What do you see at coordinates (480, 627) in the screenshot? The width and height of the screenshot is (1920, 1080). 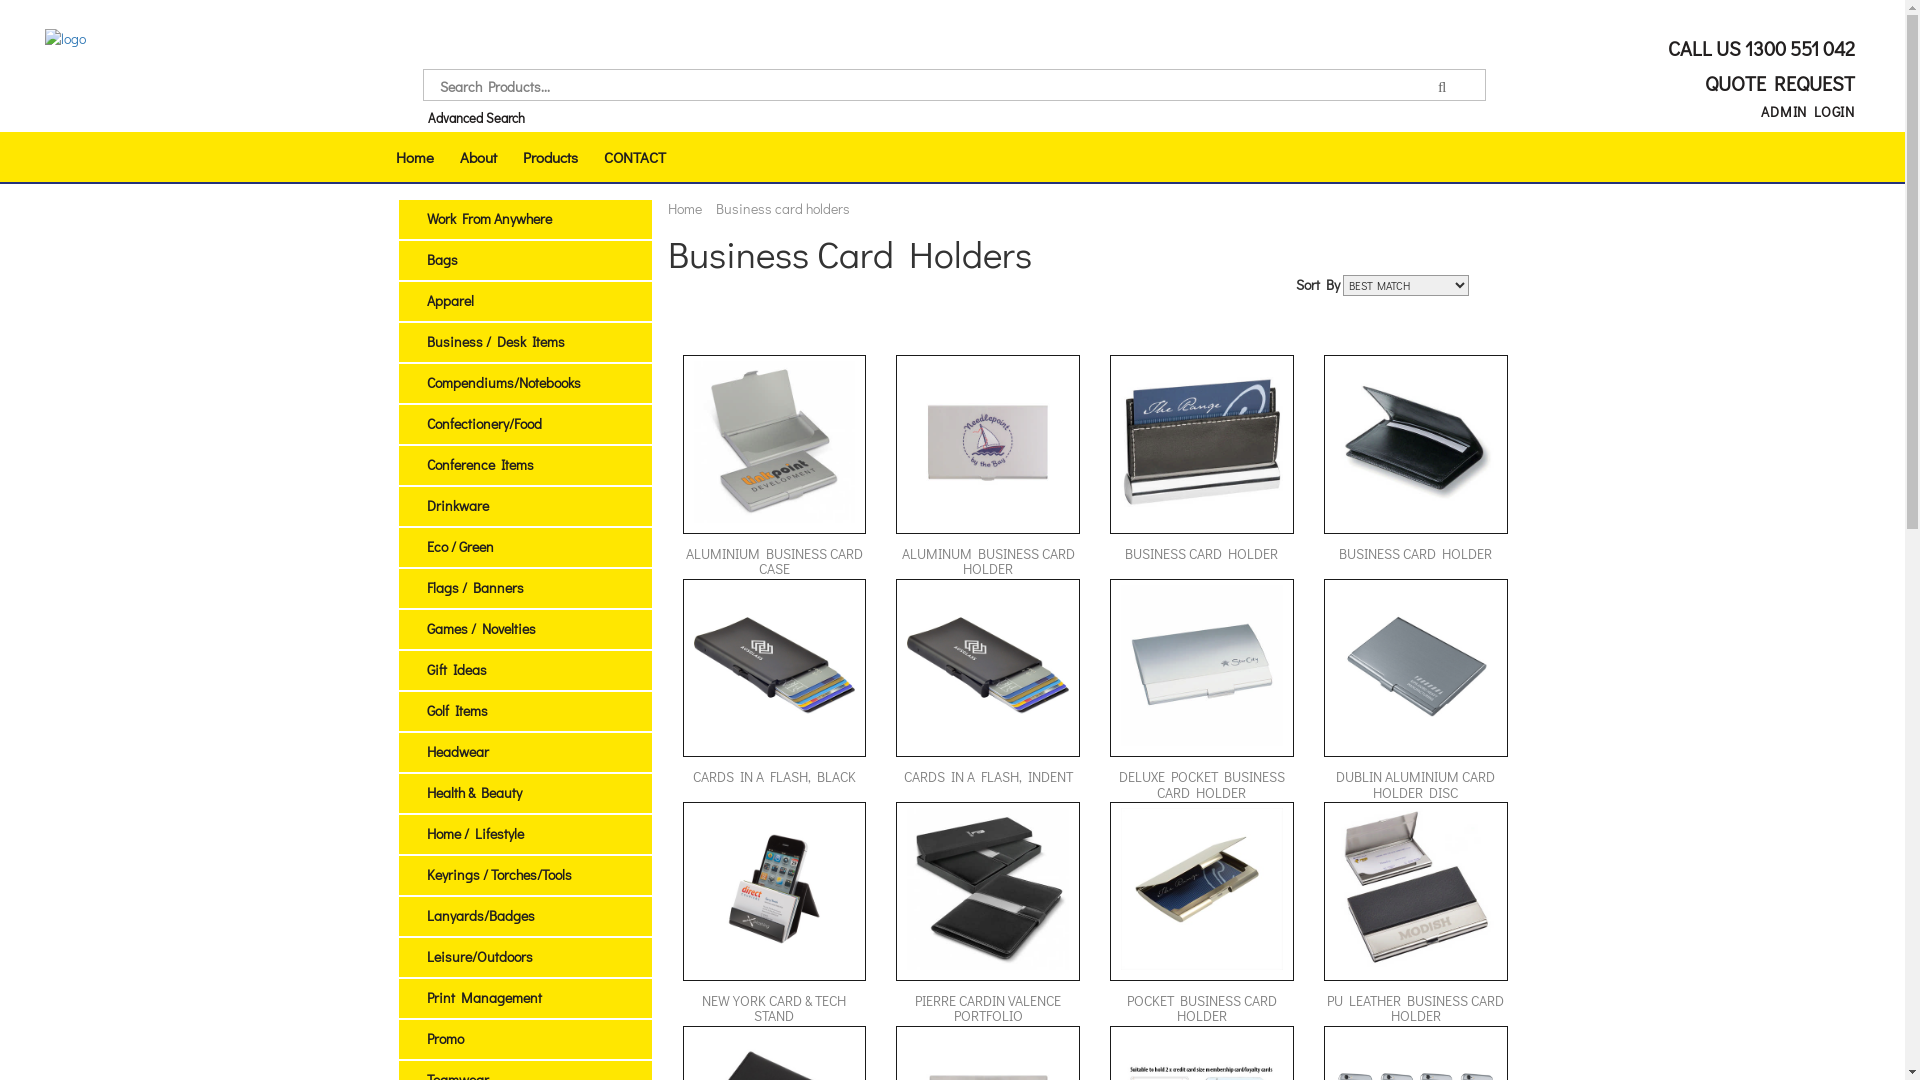 I see `'Games / Novelties'` at bounding box center [480, 627].